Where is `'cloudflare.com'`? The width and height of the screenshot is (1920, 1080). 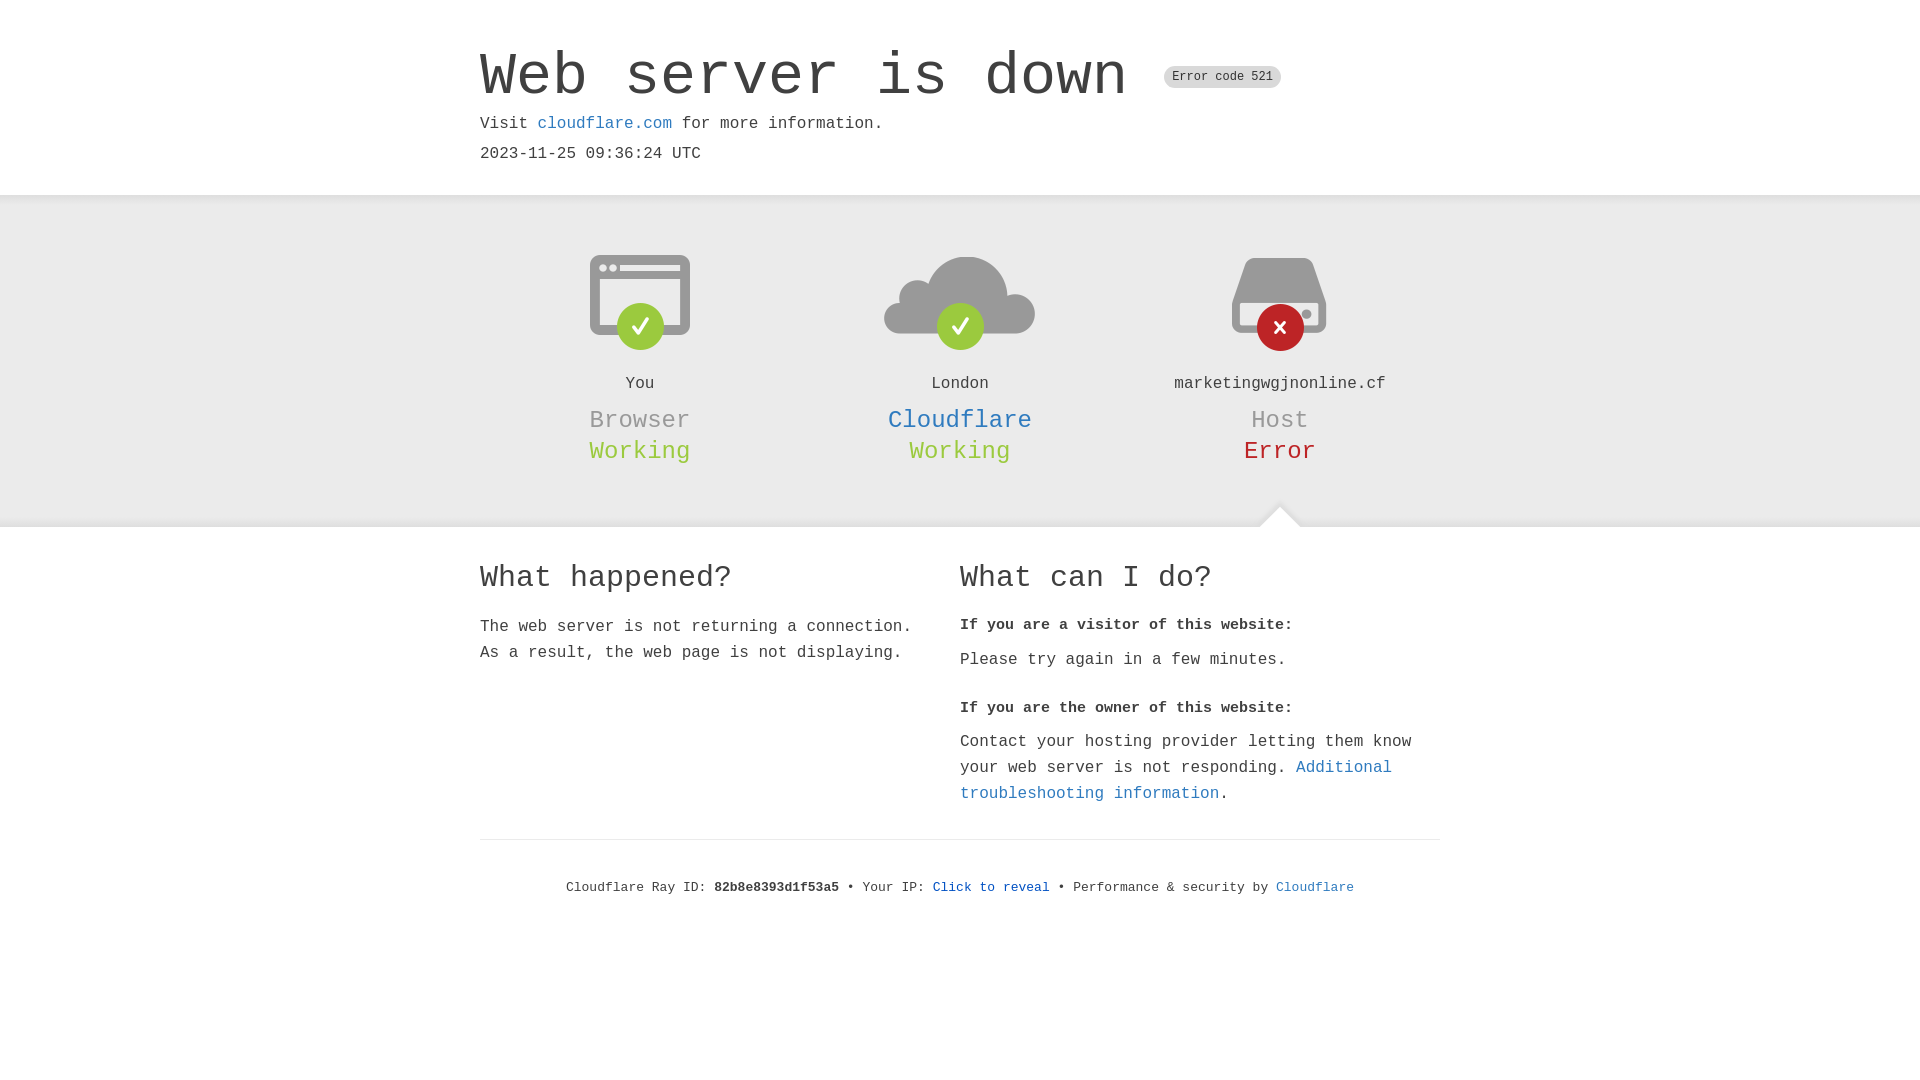 'cloudflare.com' is located at coordinates (603, 123).